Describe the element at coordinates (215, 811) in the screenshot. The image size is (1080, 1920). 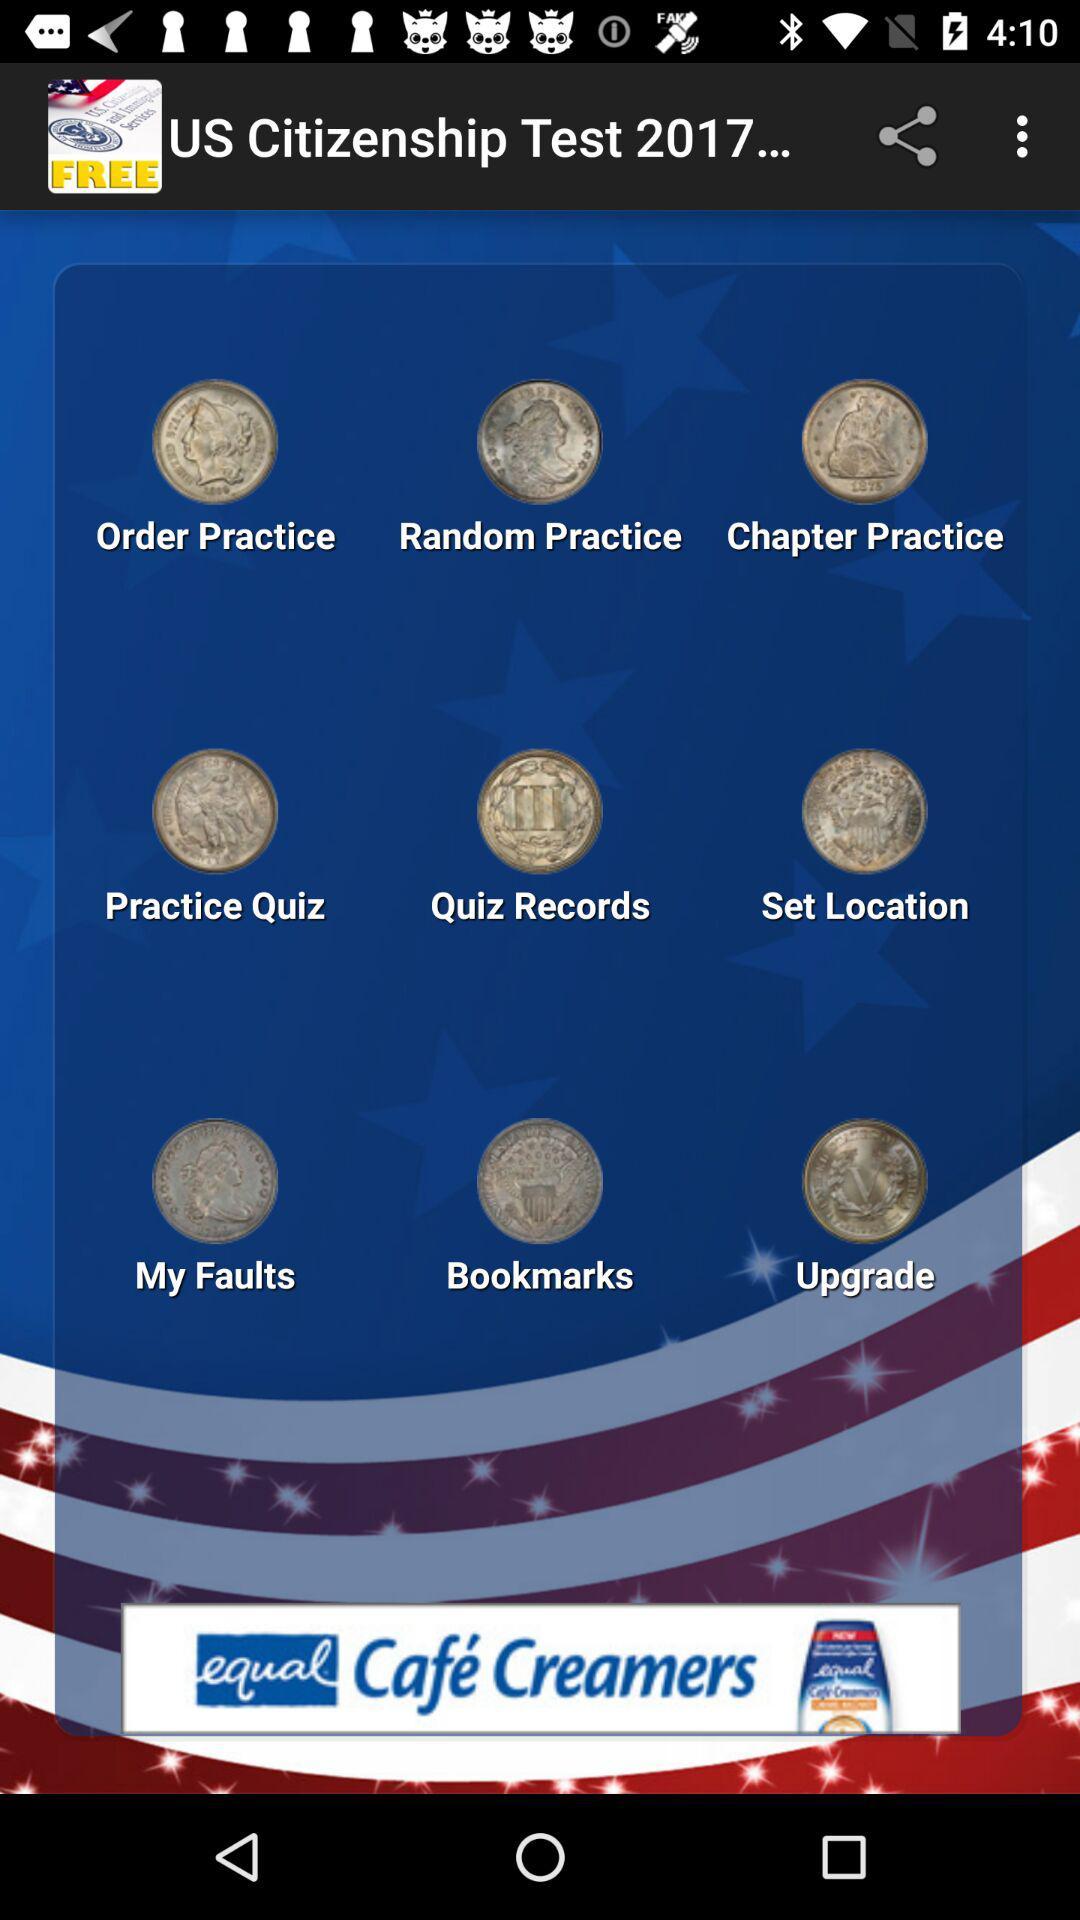
I see `link to practice quiz` at that location.